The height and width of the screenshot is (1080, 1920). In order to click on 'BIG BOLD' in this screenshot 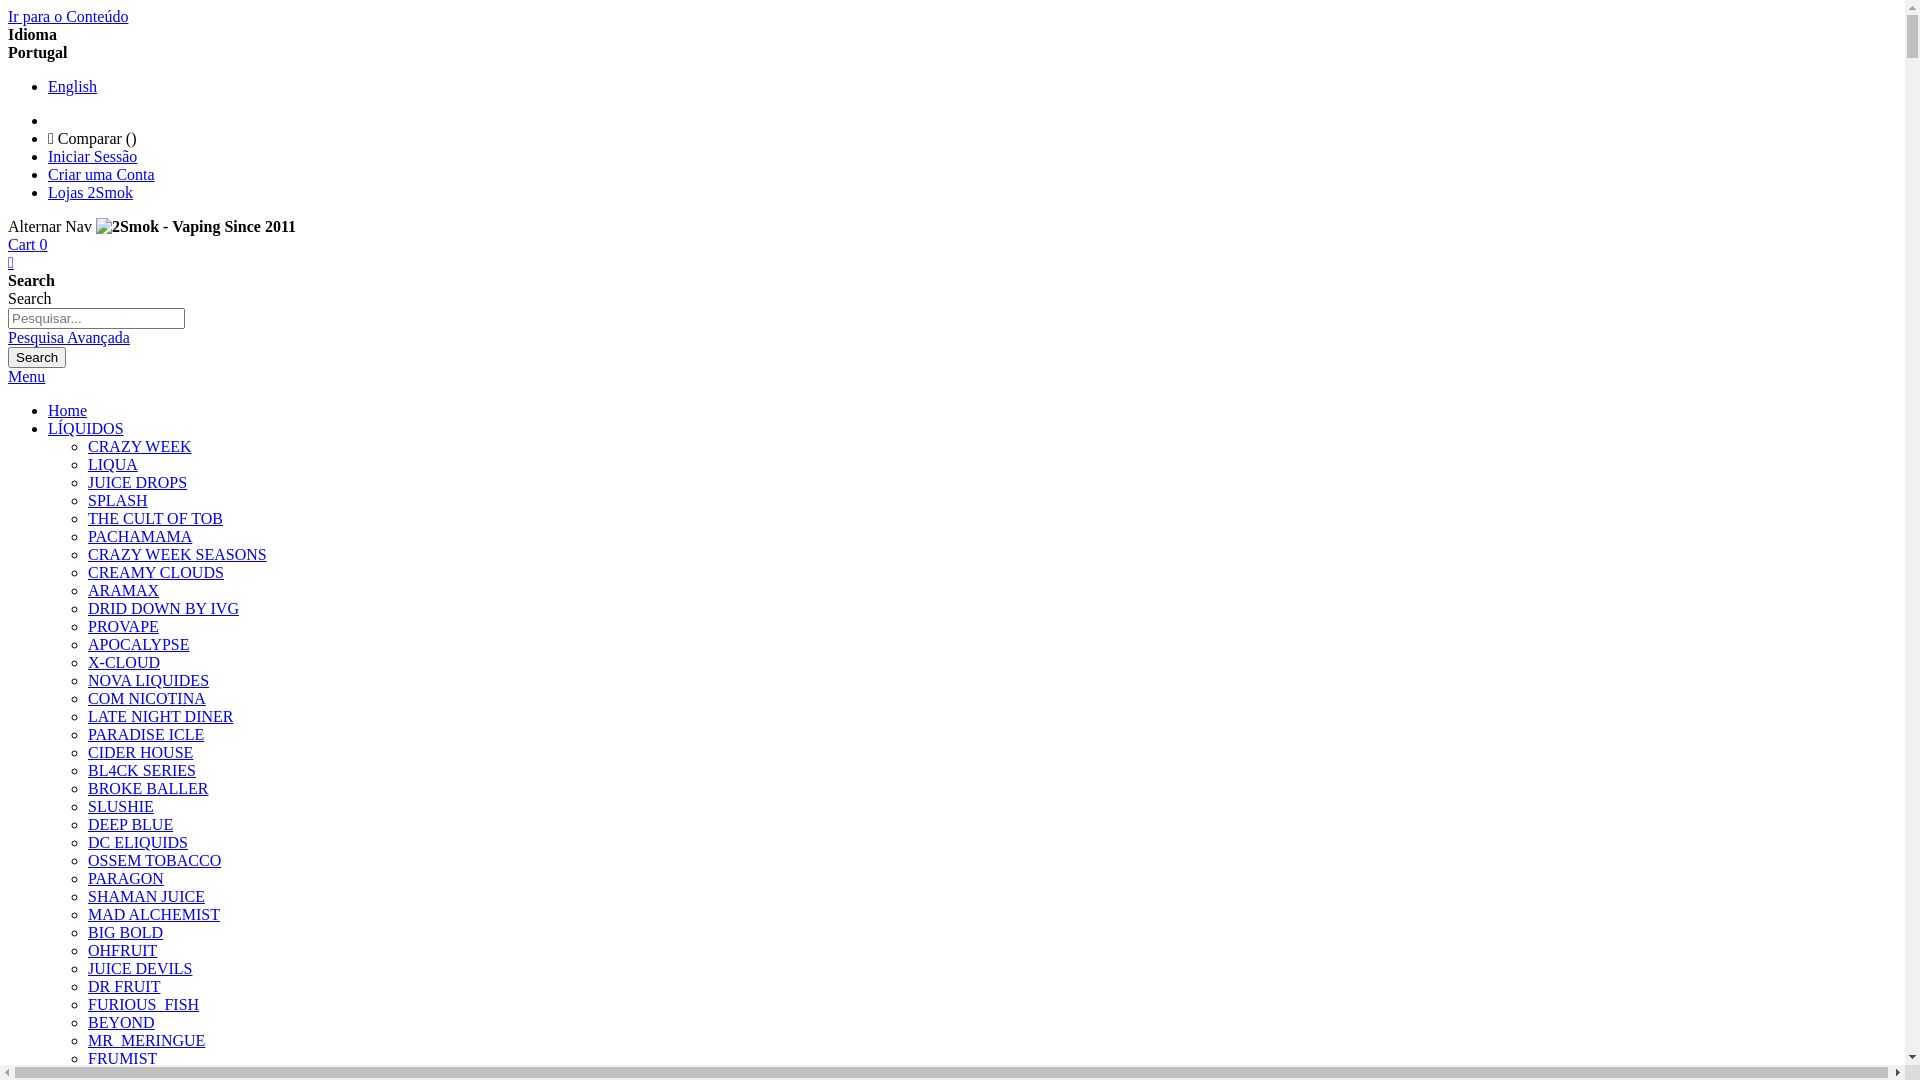, I will do `click(124, 932)`.